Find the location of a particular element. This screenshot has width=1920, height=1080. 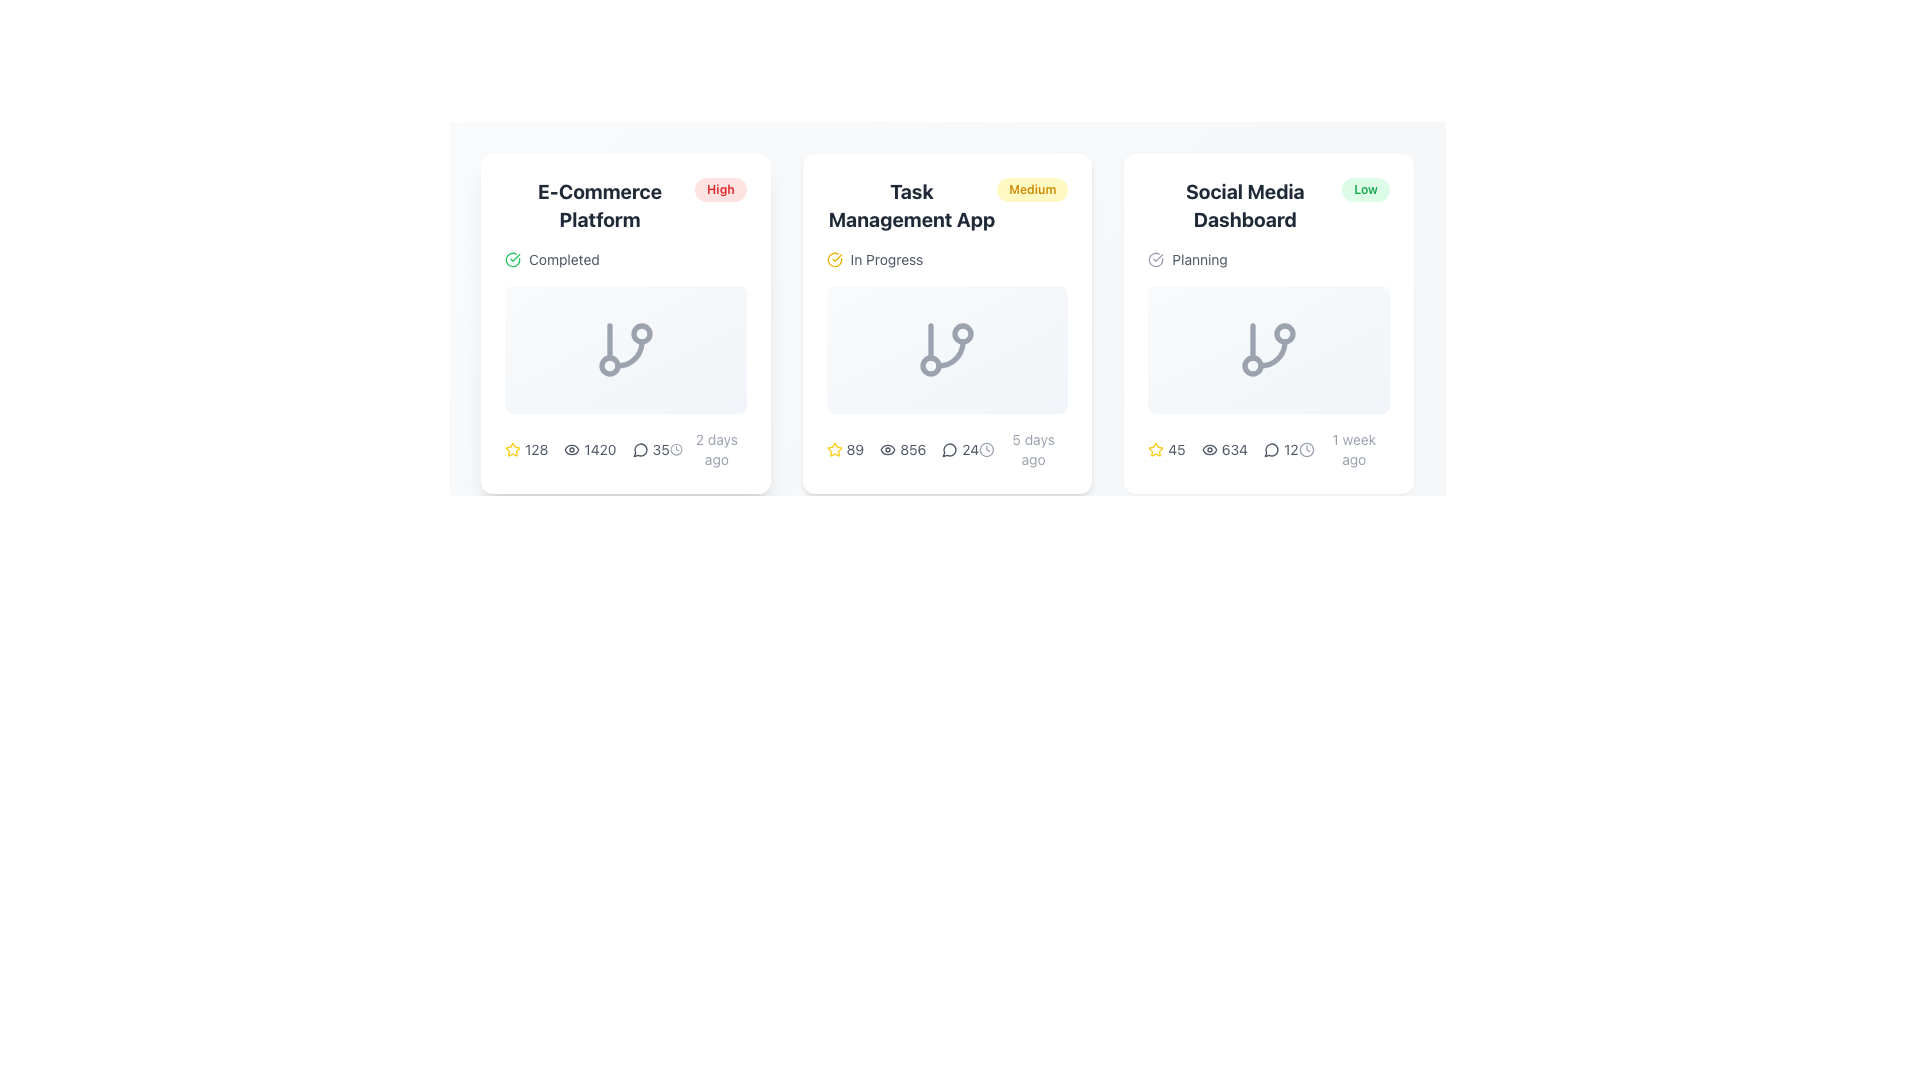

the text label that reads '2 days ago' in light gray color located at the bottom-right area of the leftmost card is located at coordinates (716, 450).